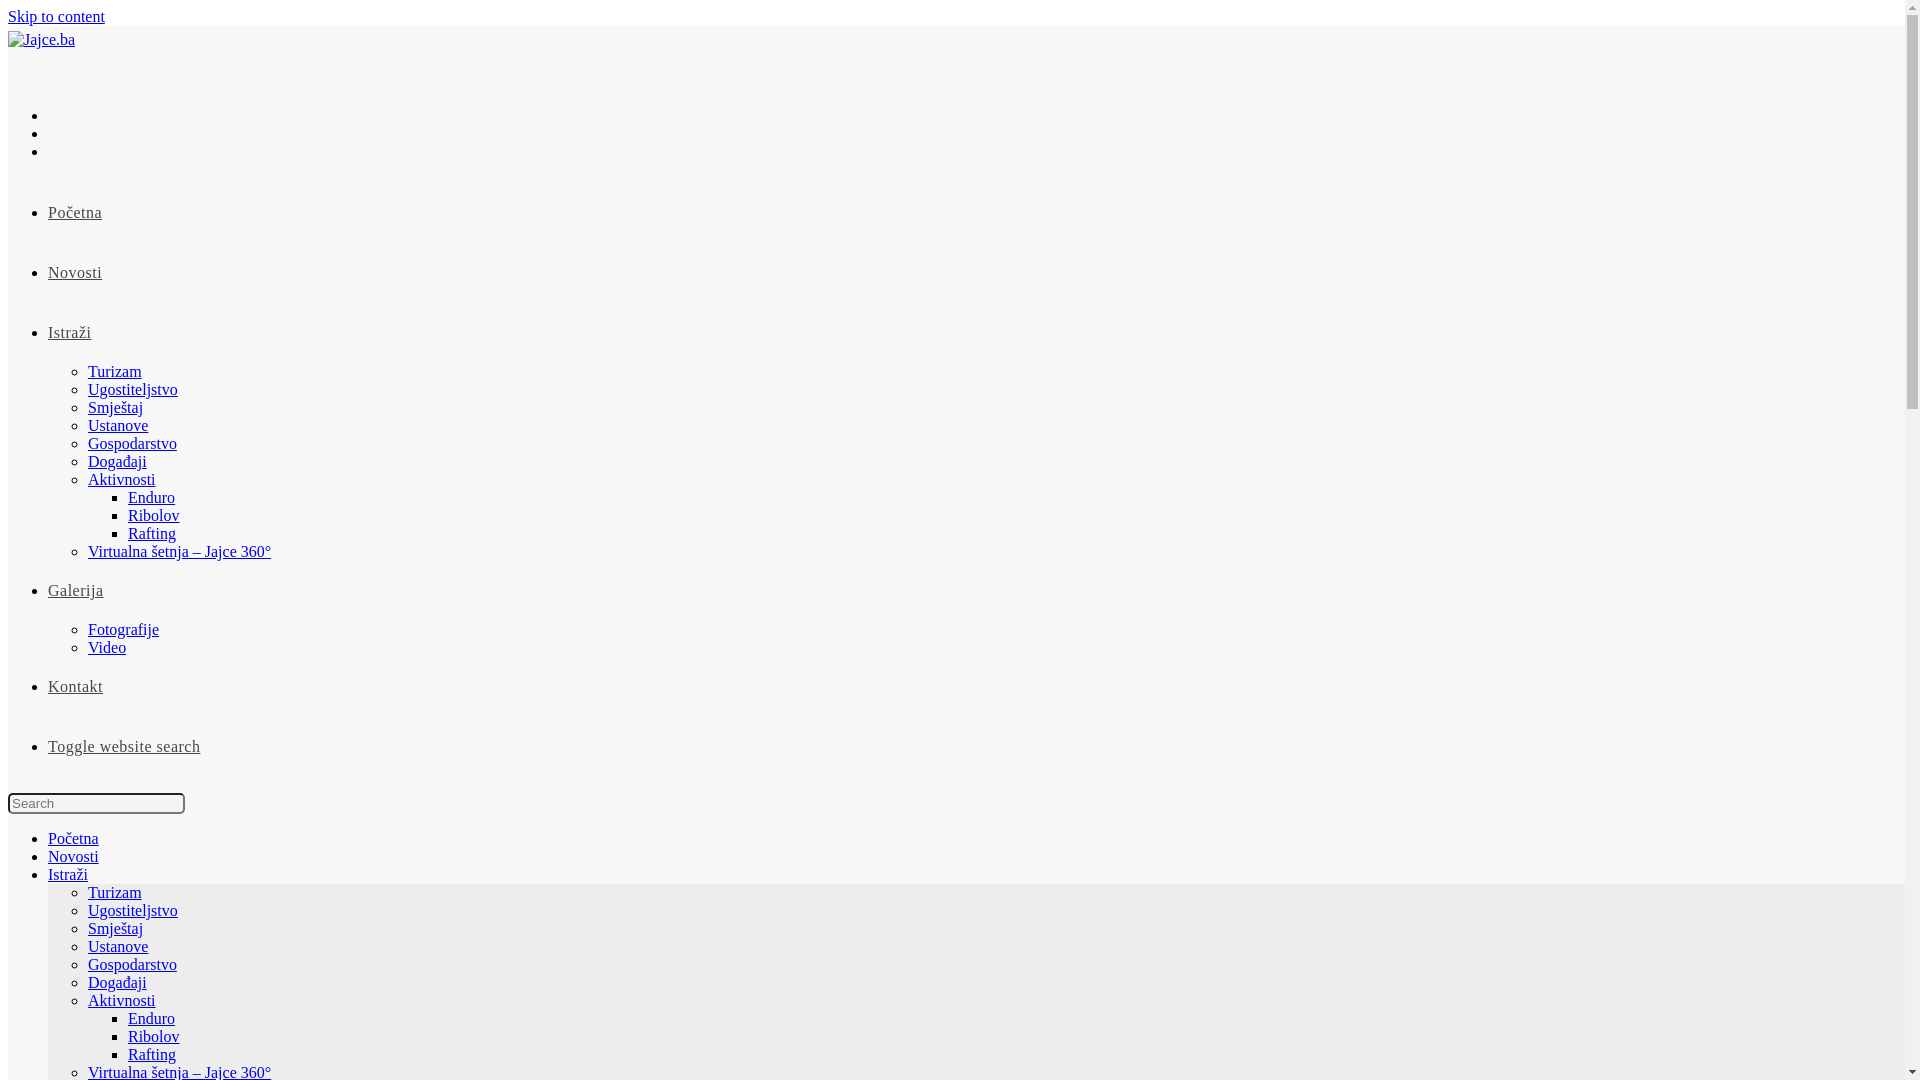 This screenshot has width=1920, height=1080. What do you see at coordinates (127, 1053) in the screenshot?
I see `'Rafting'` at bounding box center [127, 1053].